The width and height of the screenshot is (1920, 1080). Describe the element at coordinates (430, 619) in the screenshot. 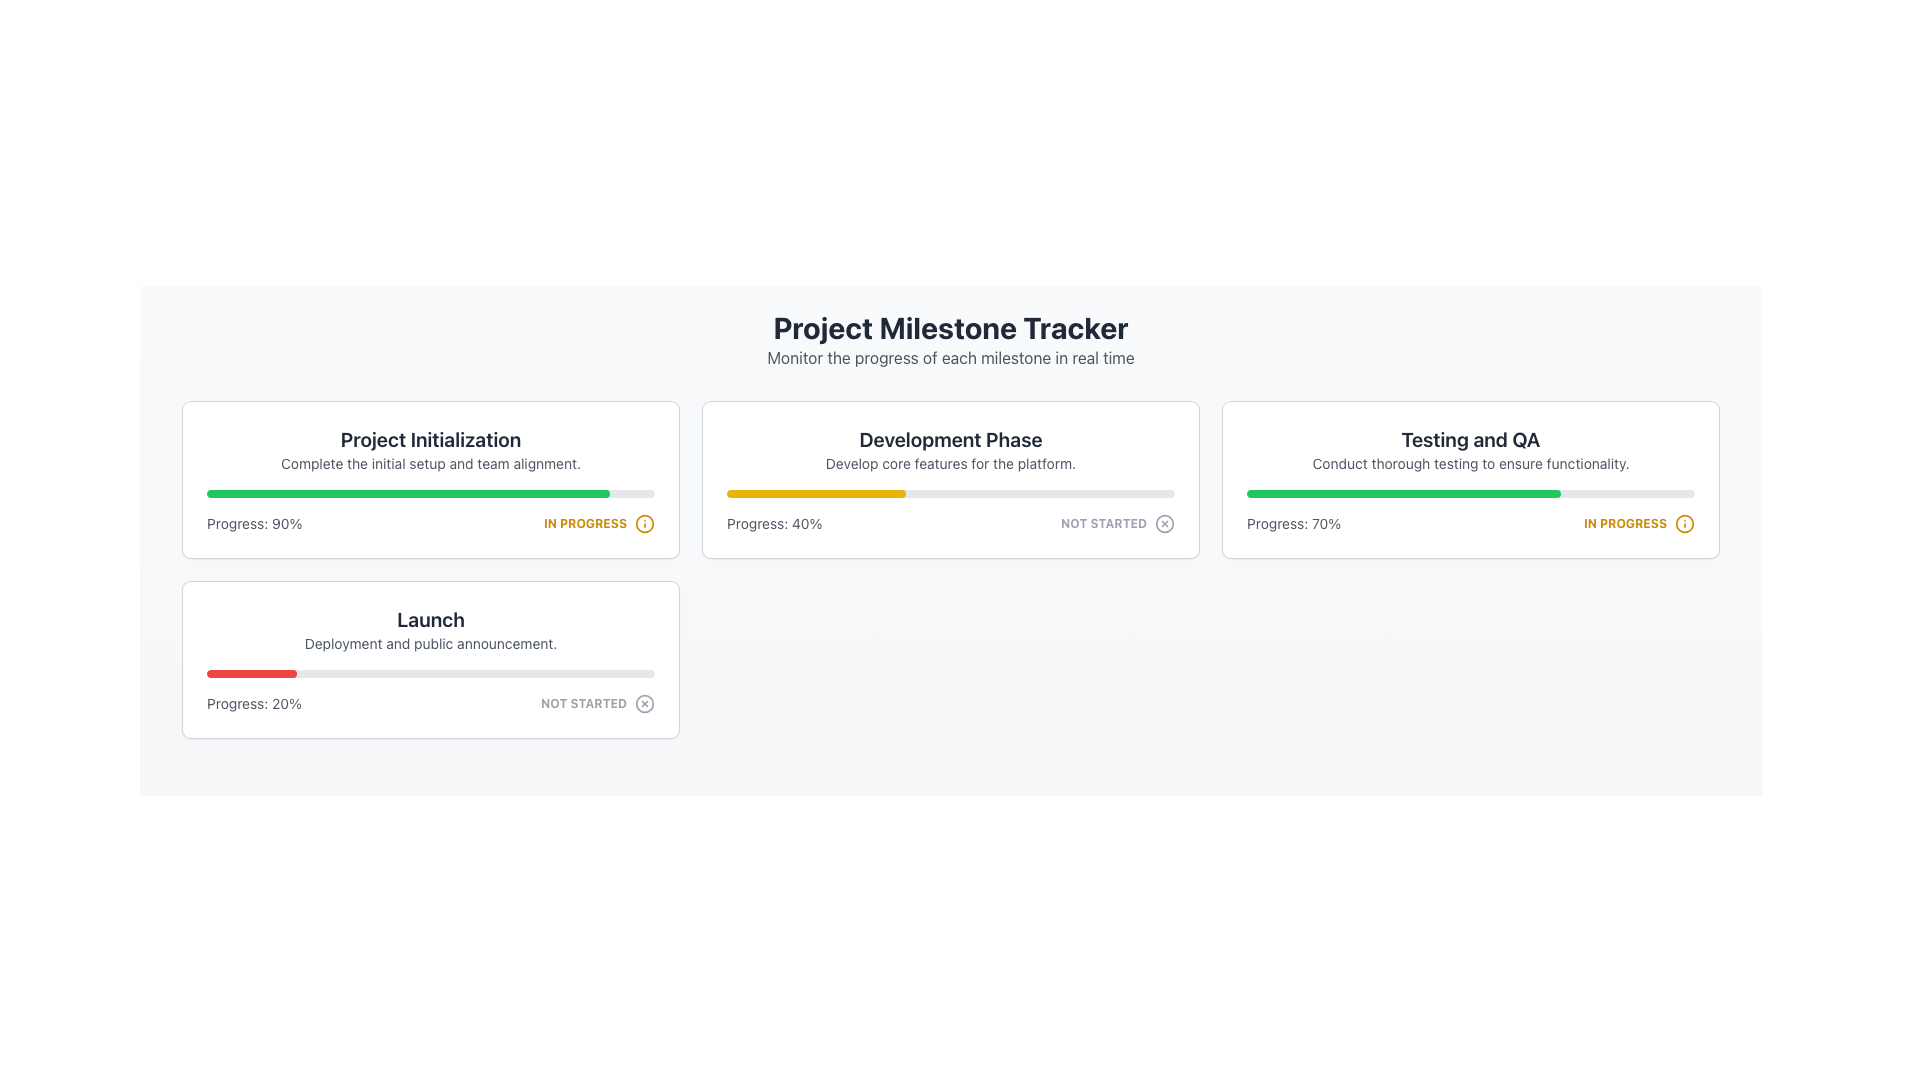

I see `the static text element titled 'Launch' which is displayed in bold and large dark gray font, located at the bottom-center of the milestone card section` at that location.